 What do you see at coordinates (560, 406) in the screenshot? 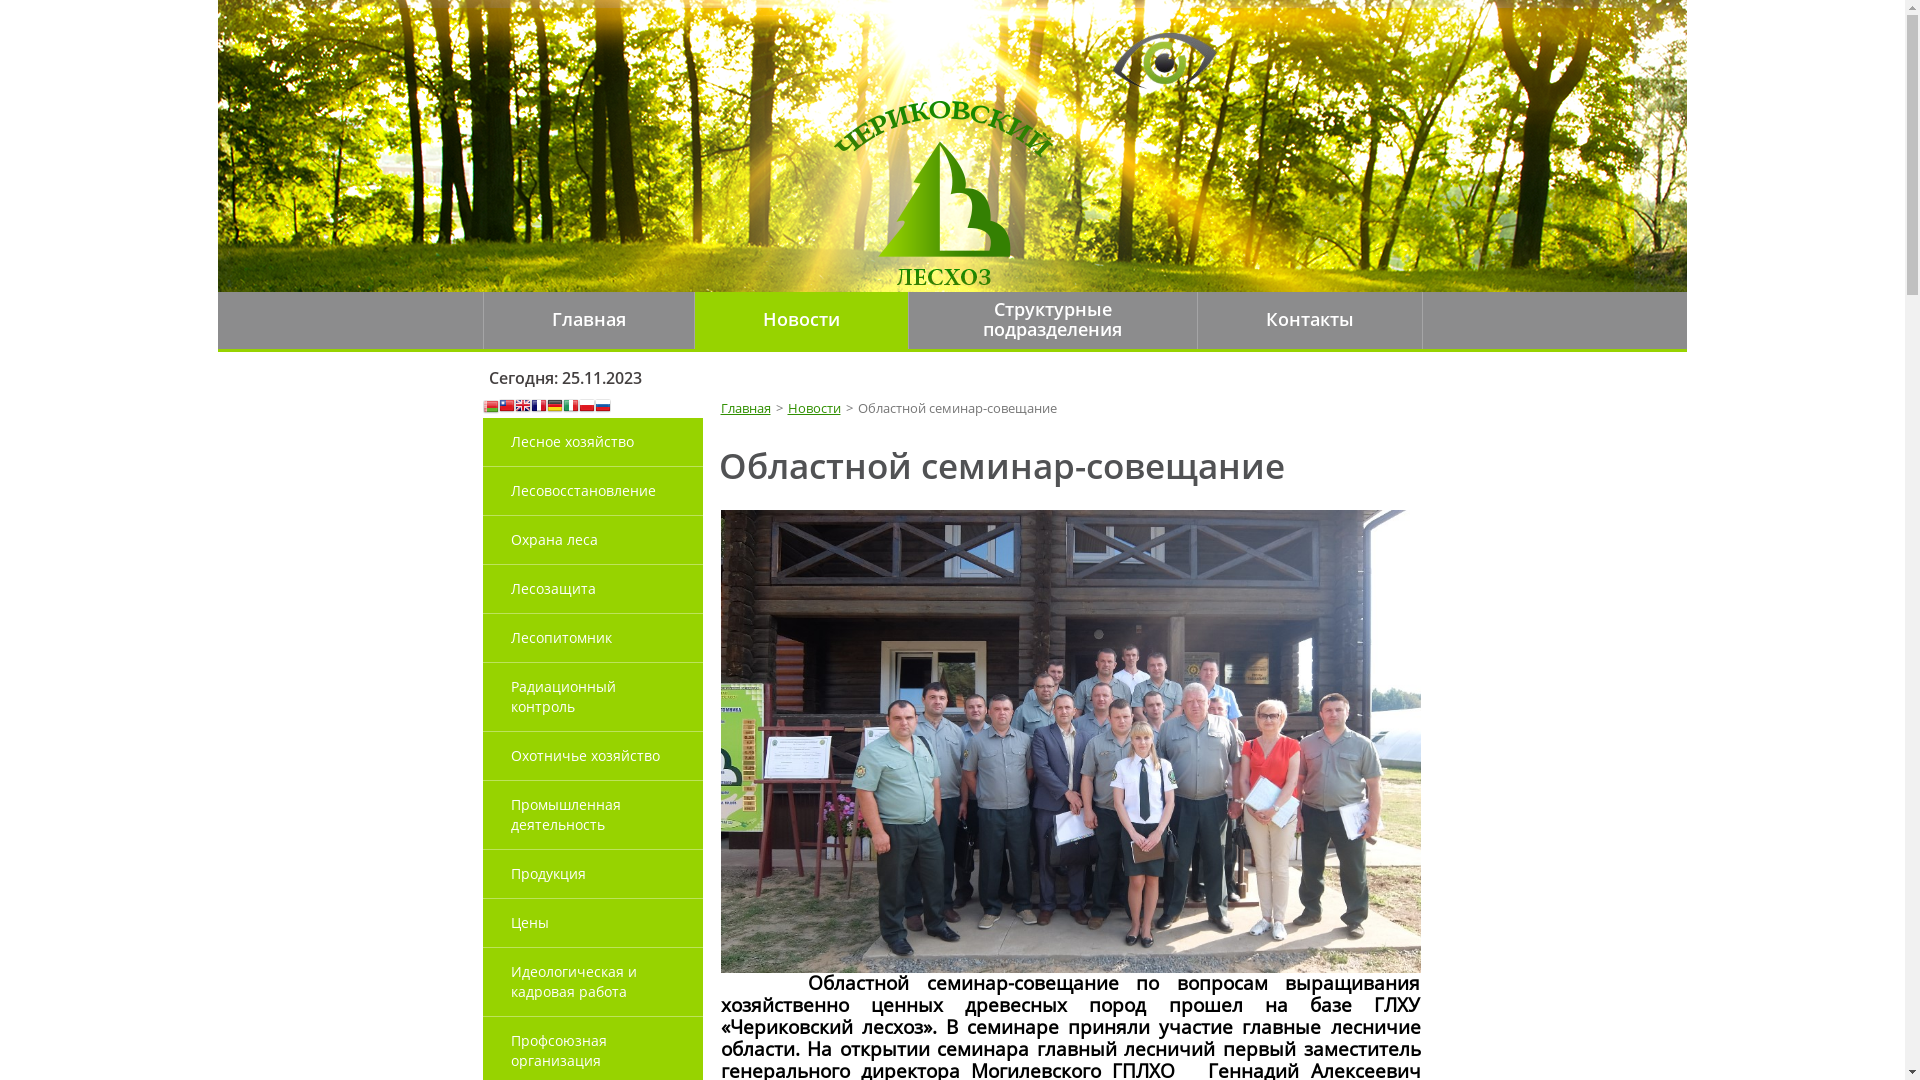
I see `'Italian'` at bounding box center [560, 406].